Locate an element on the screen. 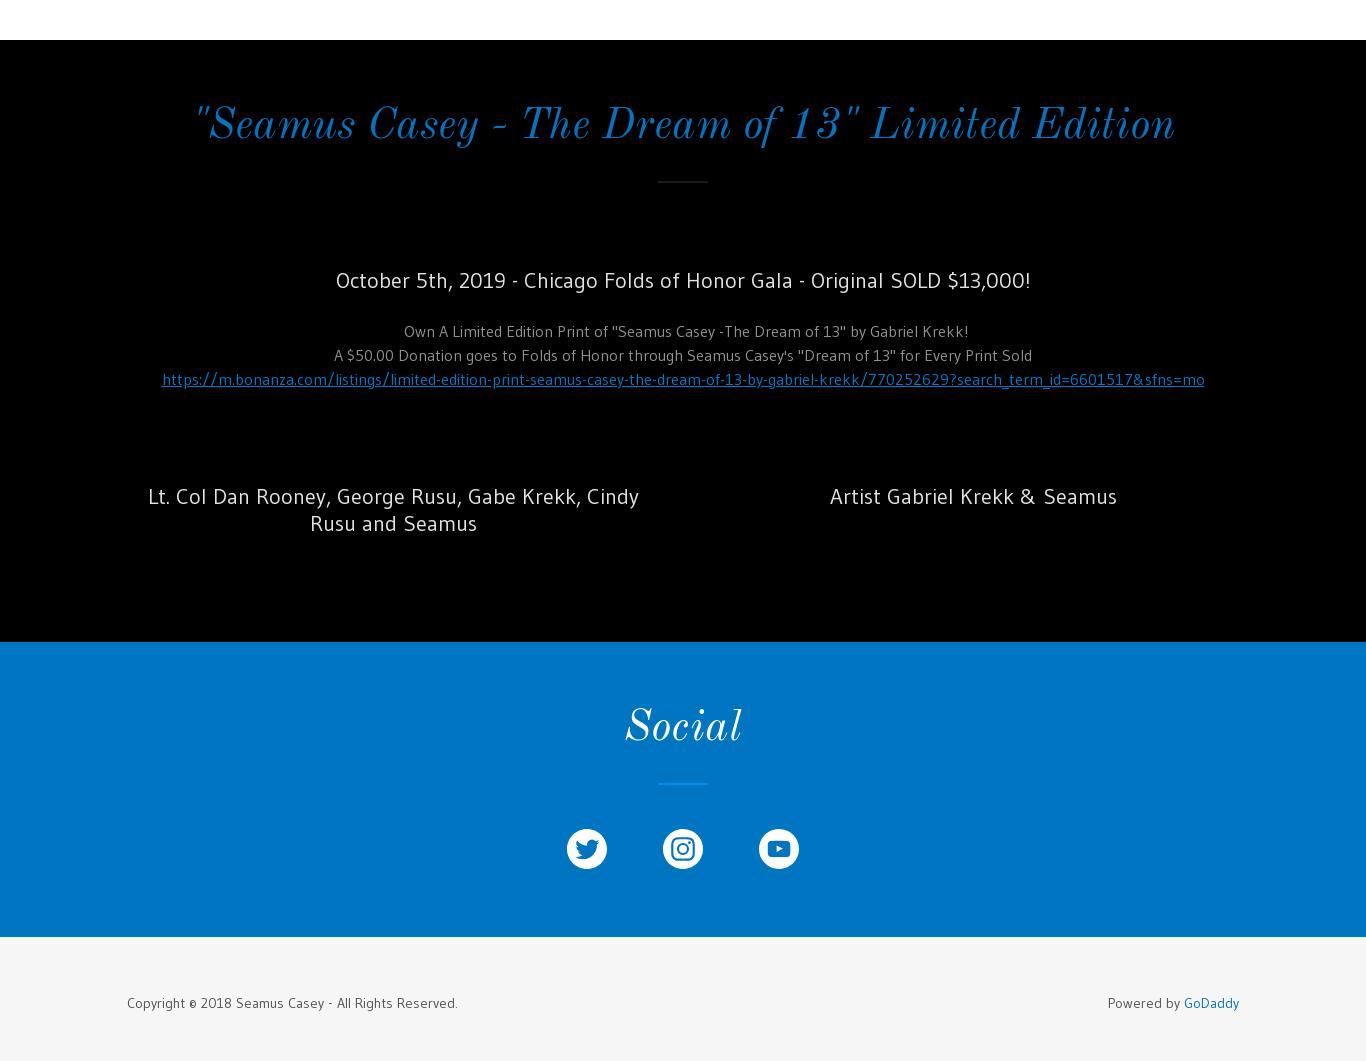 Image resolution: width=1366 pixels, height=1061 pixels. 'Lt. Col Dan Rooney, George Rusu, Gabe Krekk, Cindy Rusu and Seamus' is located at coordinates (391, 509).